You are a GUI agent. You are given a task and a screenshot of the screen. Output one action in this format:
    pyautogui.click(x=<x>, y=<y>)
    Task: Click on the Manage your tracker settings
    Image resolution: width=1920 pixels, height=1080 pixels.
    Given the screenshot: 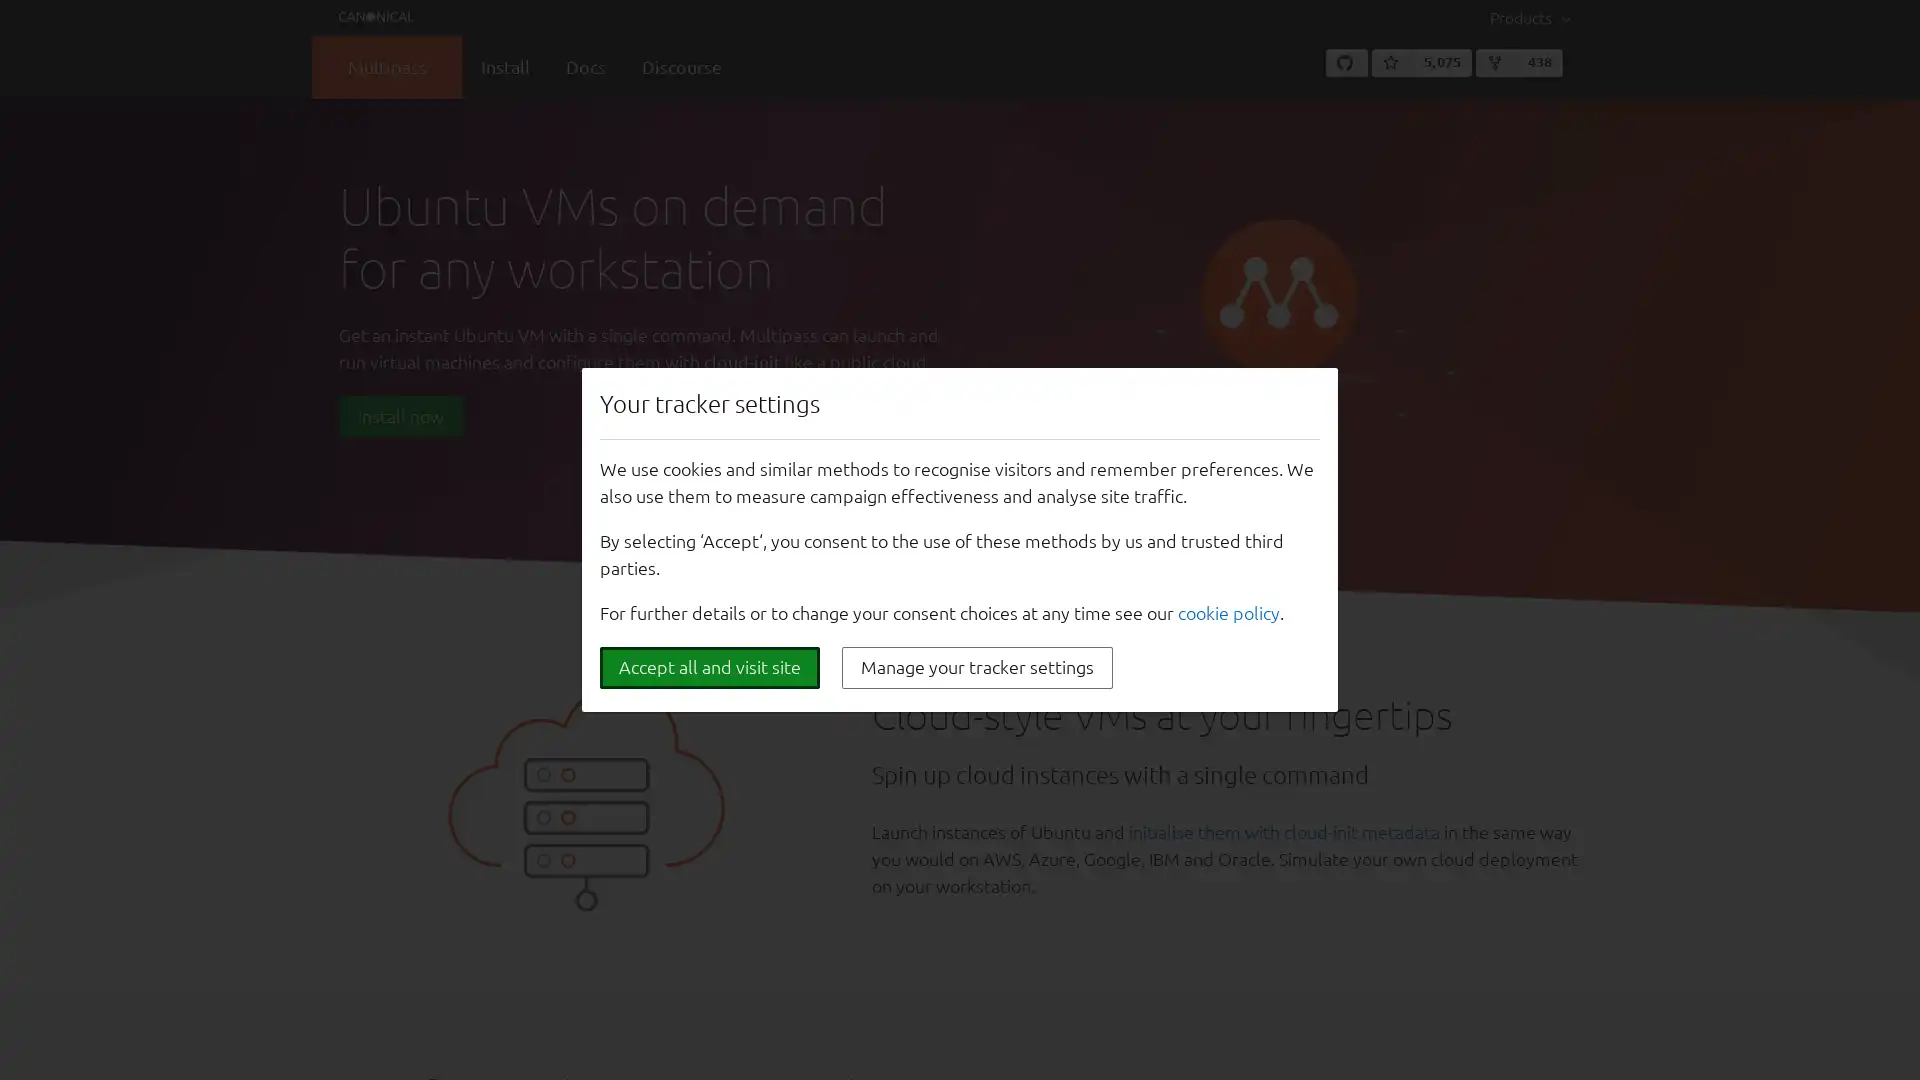 What is the action you would take?
    pyautogui.click(x=977, y=667)
    